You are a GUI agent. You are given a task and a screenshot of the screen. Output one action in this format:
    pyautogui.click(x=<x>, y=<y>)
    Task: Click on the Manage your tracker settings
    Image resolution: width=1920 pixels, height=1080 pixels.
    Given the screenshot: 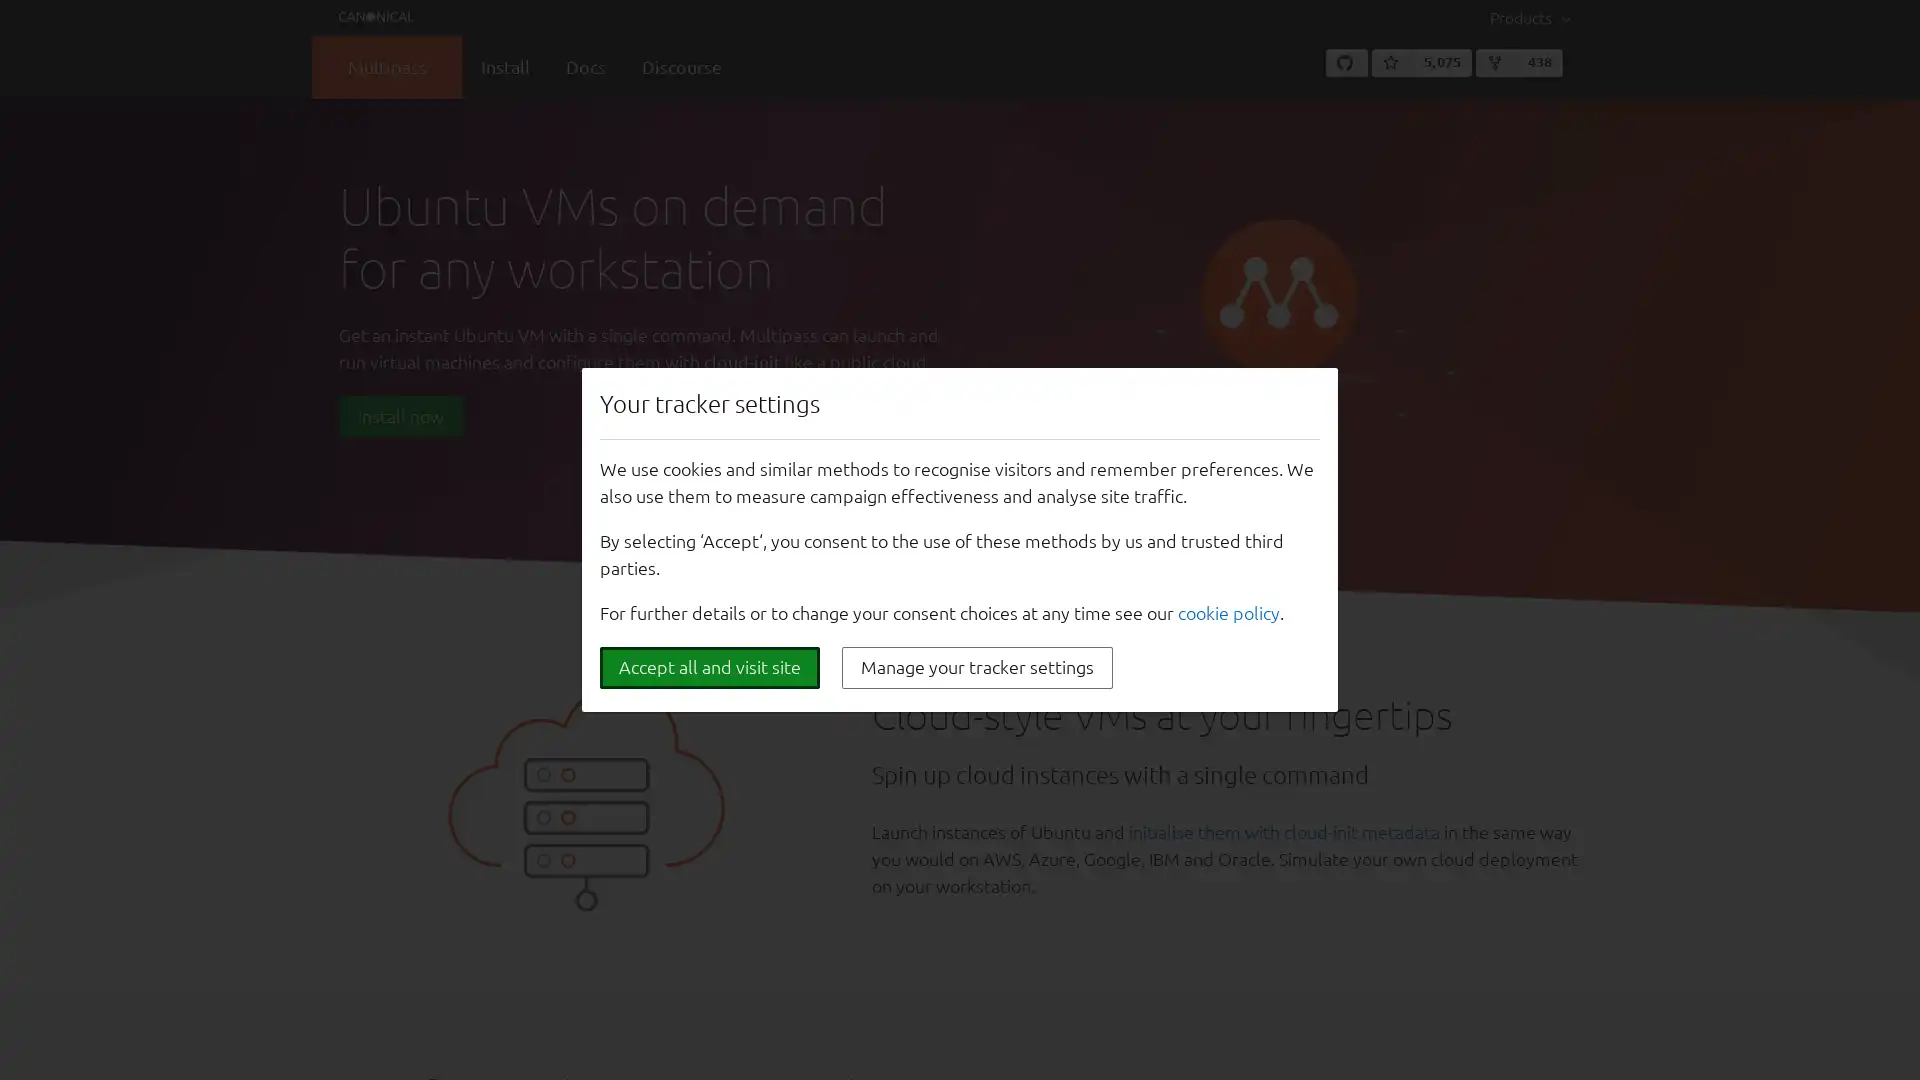 What is the action you would take?
    pyautogui.click(x=977, y=667)
    